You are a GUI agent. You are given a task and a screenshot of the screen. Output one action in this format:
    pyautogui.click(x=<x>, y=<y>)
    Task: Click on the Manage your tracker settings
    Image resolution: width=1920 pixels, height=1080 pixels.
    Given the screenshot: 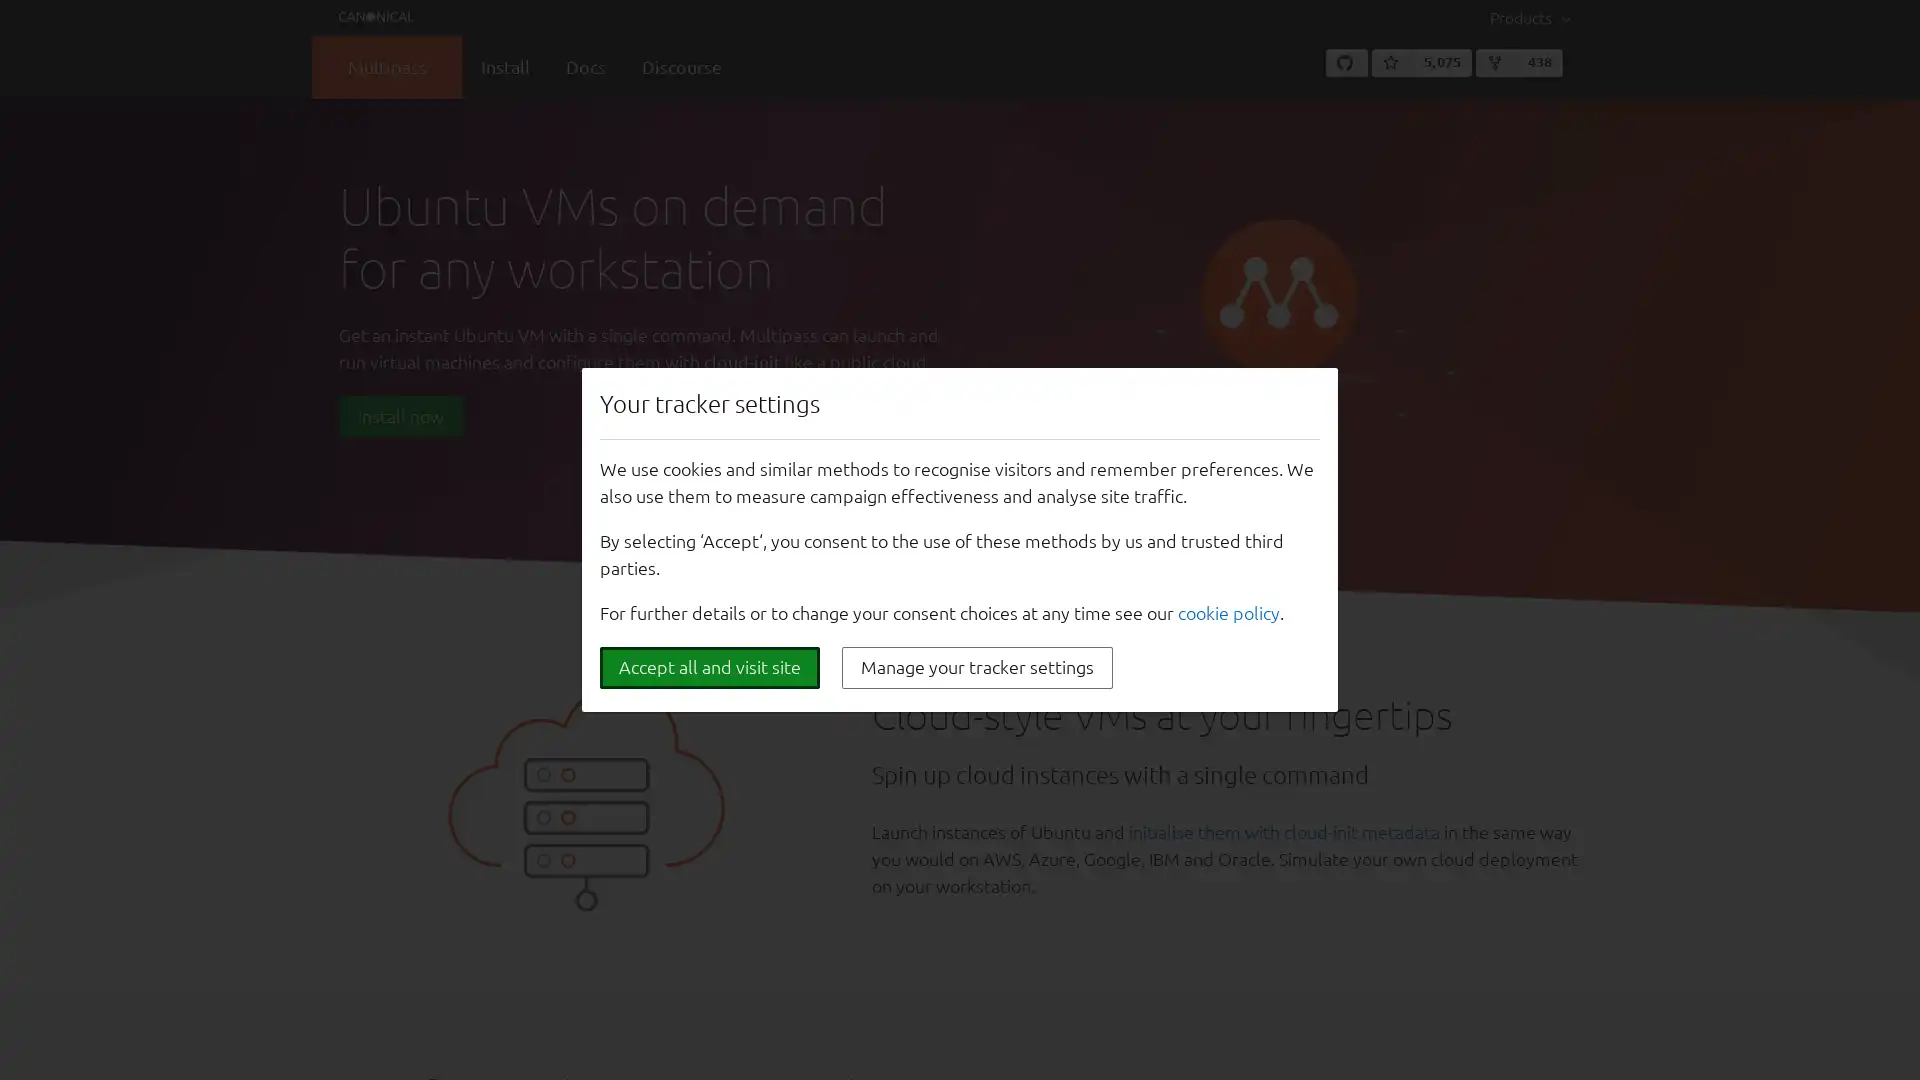 What is the action you would take?
    pyautogui.click(x=977, y=667)
    